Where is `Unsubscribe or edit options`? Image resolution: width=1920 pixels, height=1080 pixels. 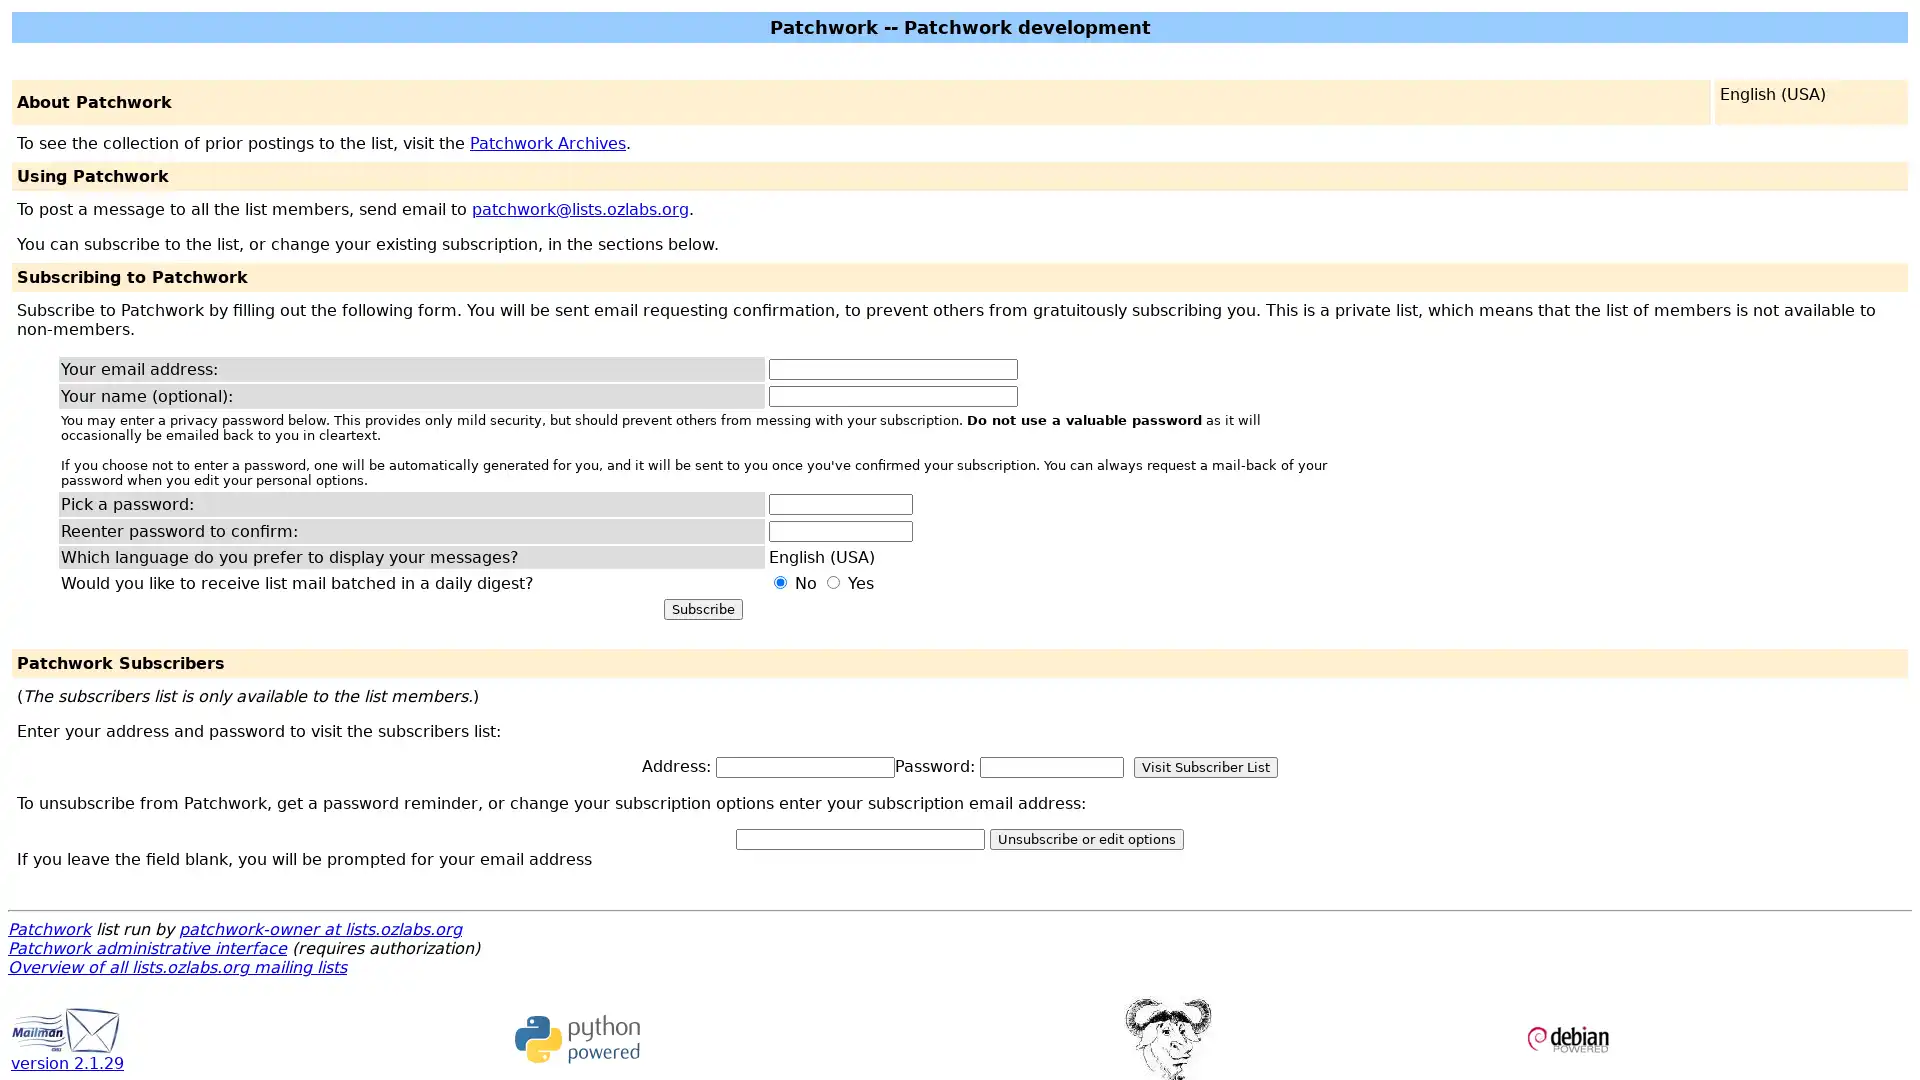 Unsubscribe or edit options is located at coordinates (1085, 839).